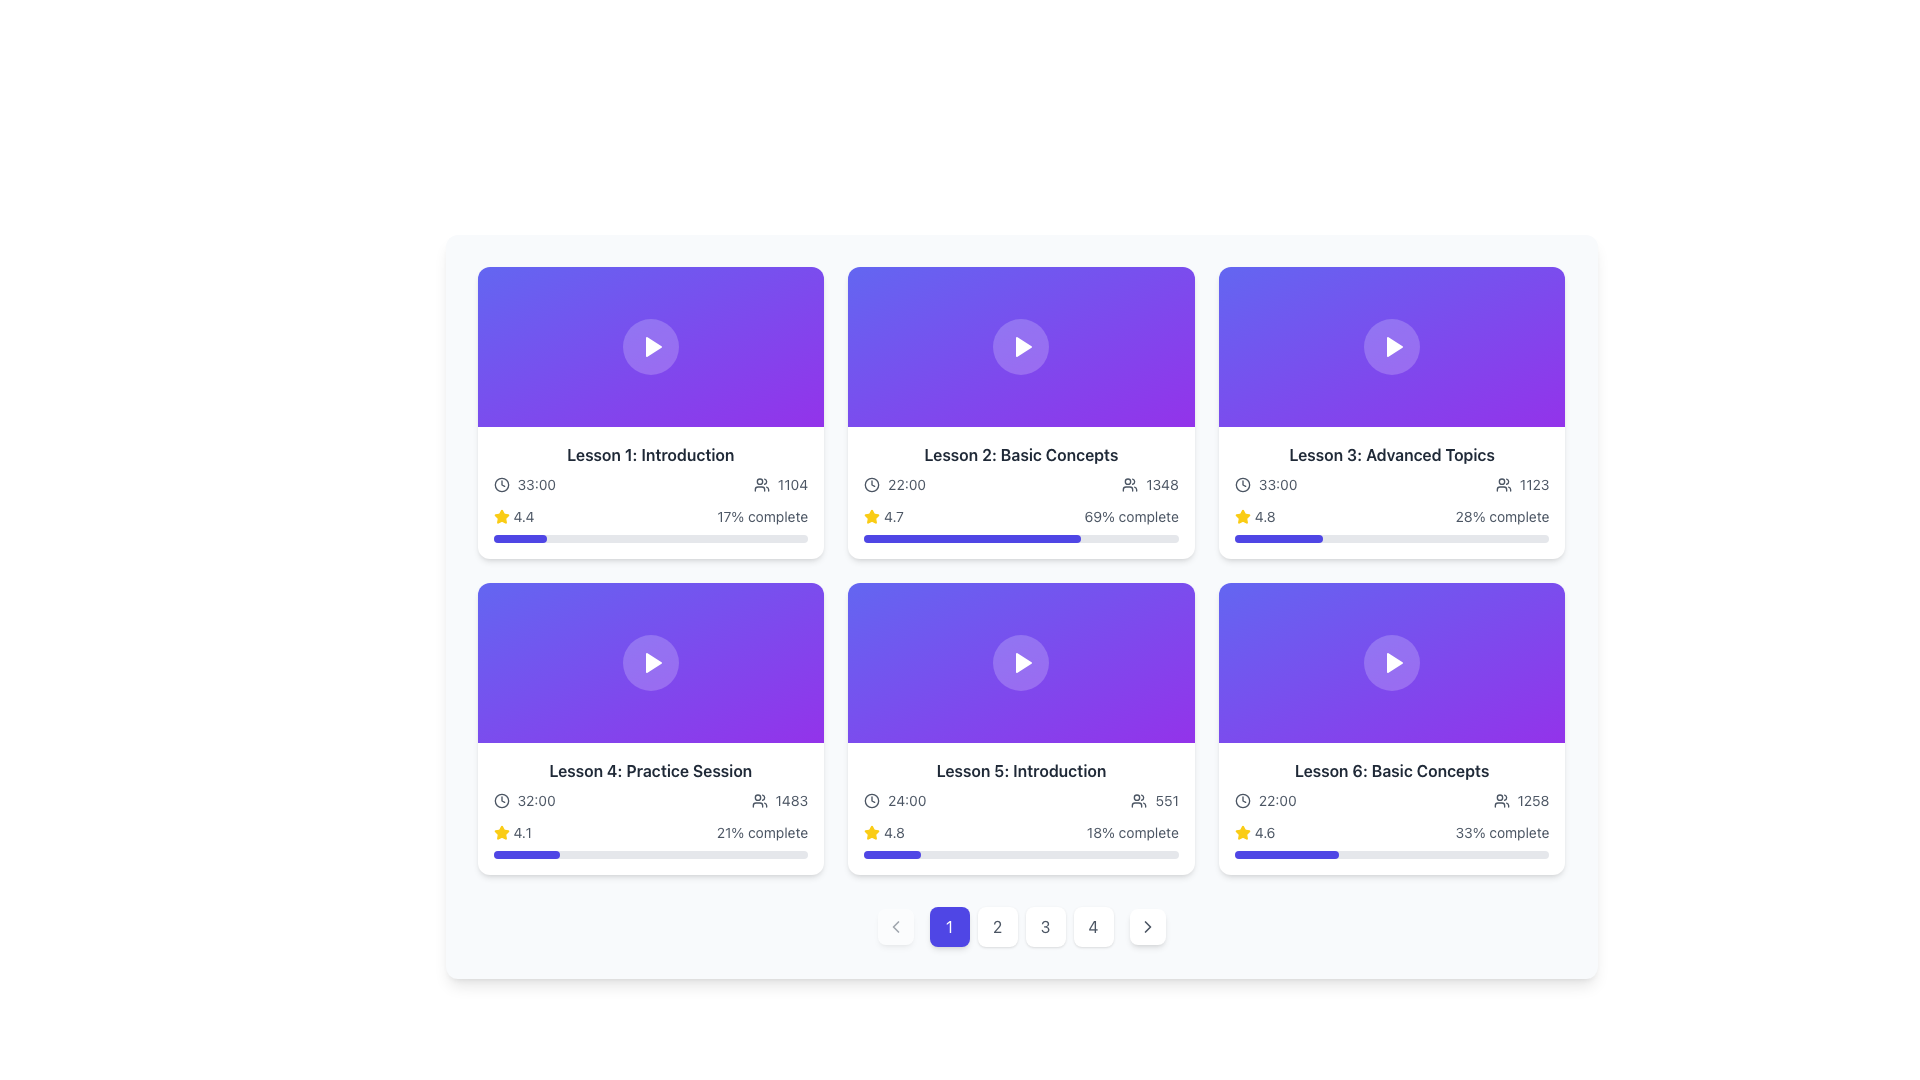  I want to click on displayed average rating value text located to the right of the yellow star icon in the rating section below the title line of the first lesson card in the top-left corner of the grid, so click(523, 515).